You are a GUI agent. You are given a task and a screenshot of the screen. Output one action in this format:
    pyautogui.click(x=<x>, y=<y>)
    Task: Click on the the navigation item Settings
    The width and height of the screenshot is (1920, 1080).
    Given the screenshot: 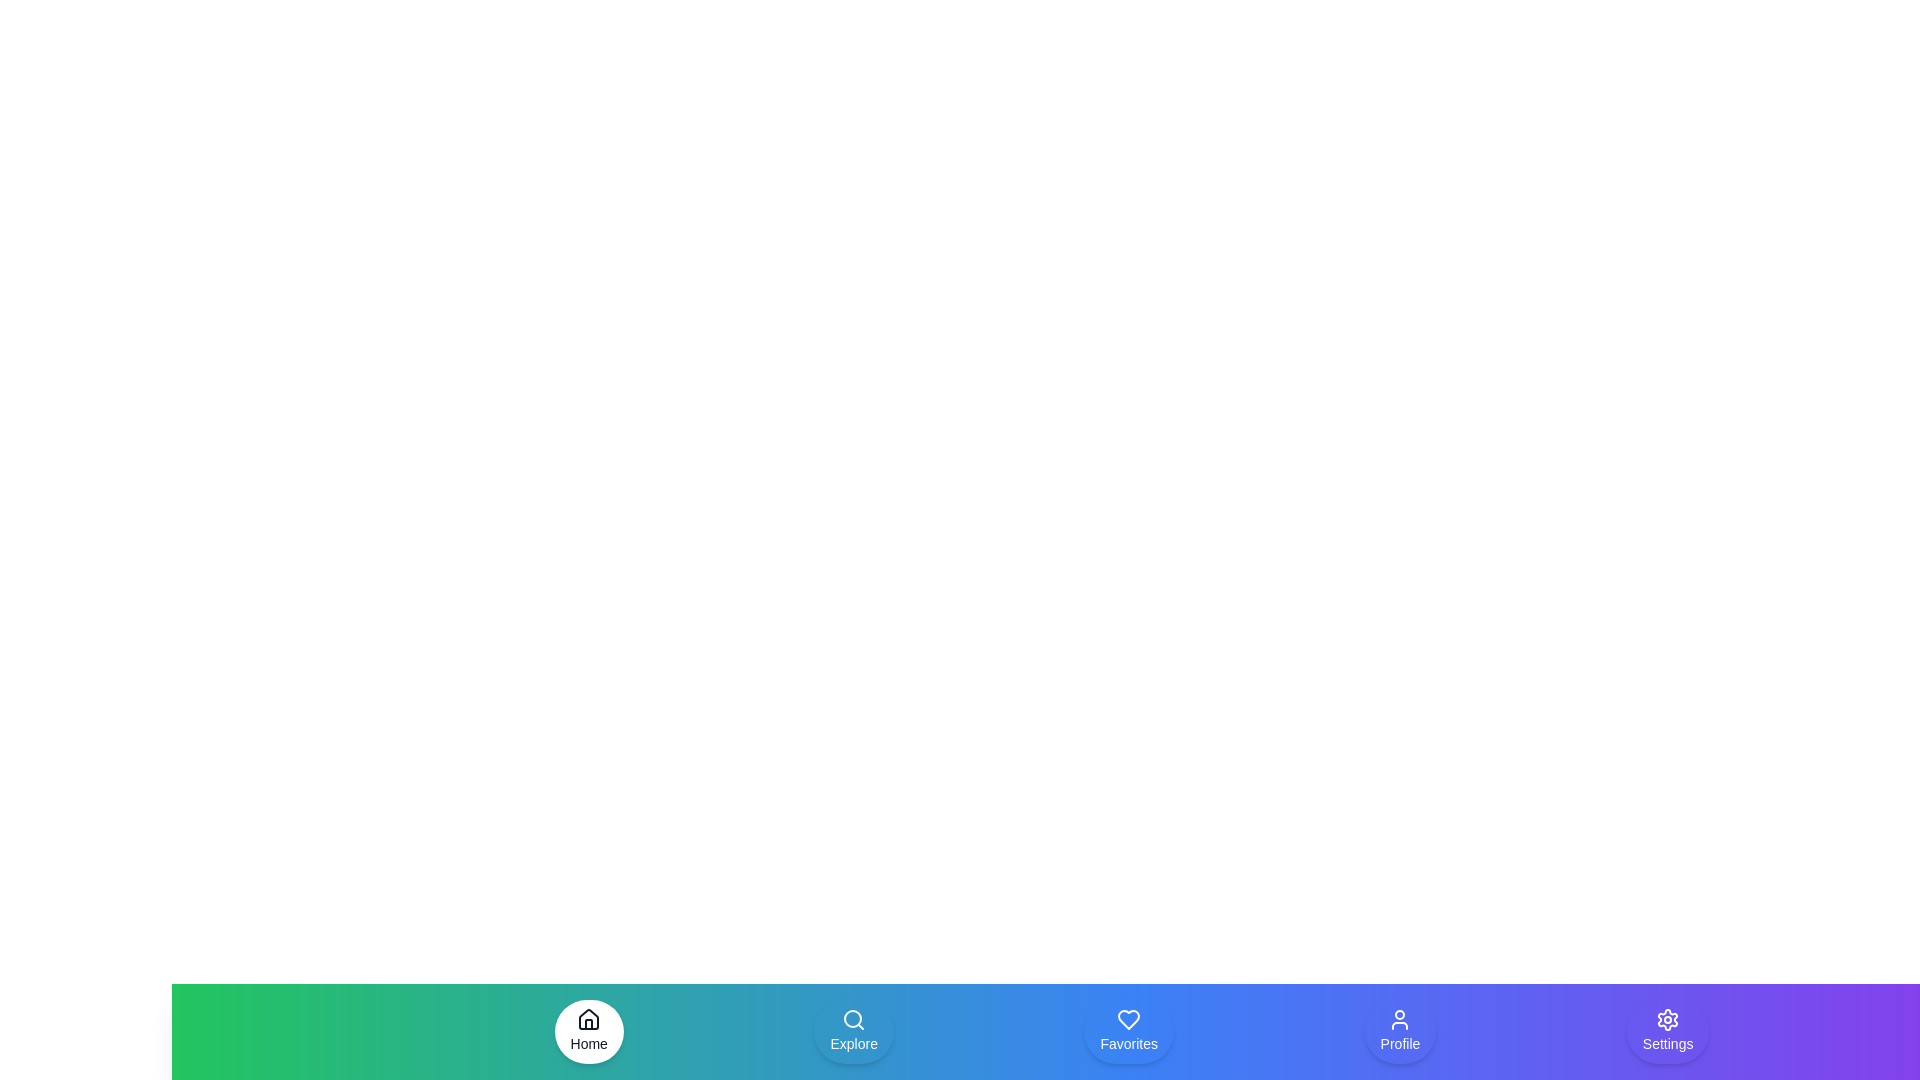 What is the action you would take?
    pyautogui.click(x=1668, y=1032)
    